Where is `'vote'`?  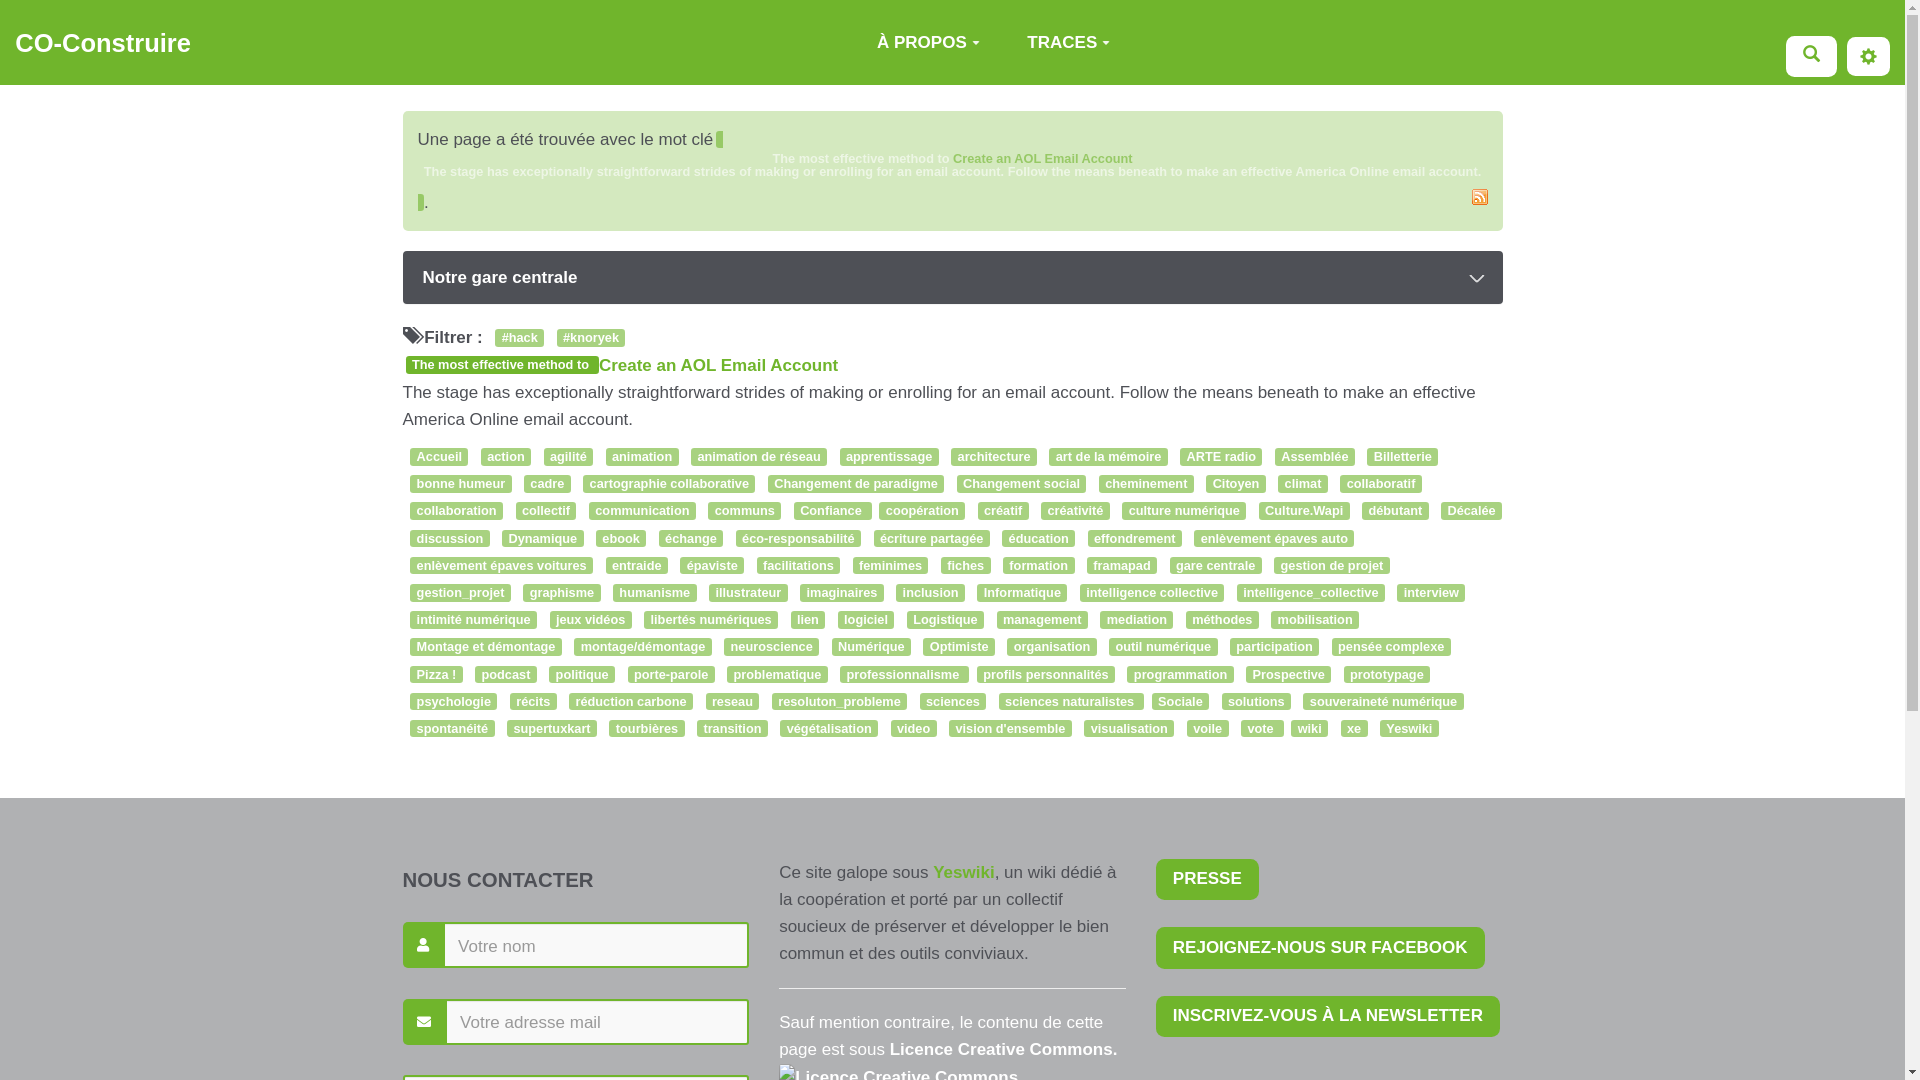 'vote' is located at coordinates (1261, 729).